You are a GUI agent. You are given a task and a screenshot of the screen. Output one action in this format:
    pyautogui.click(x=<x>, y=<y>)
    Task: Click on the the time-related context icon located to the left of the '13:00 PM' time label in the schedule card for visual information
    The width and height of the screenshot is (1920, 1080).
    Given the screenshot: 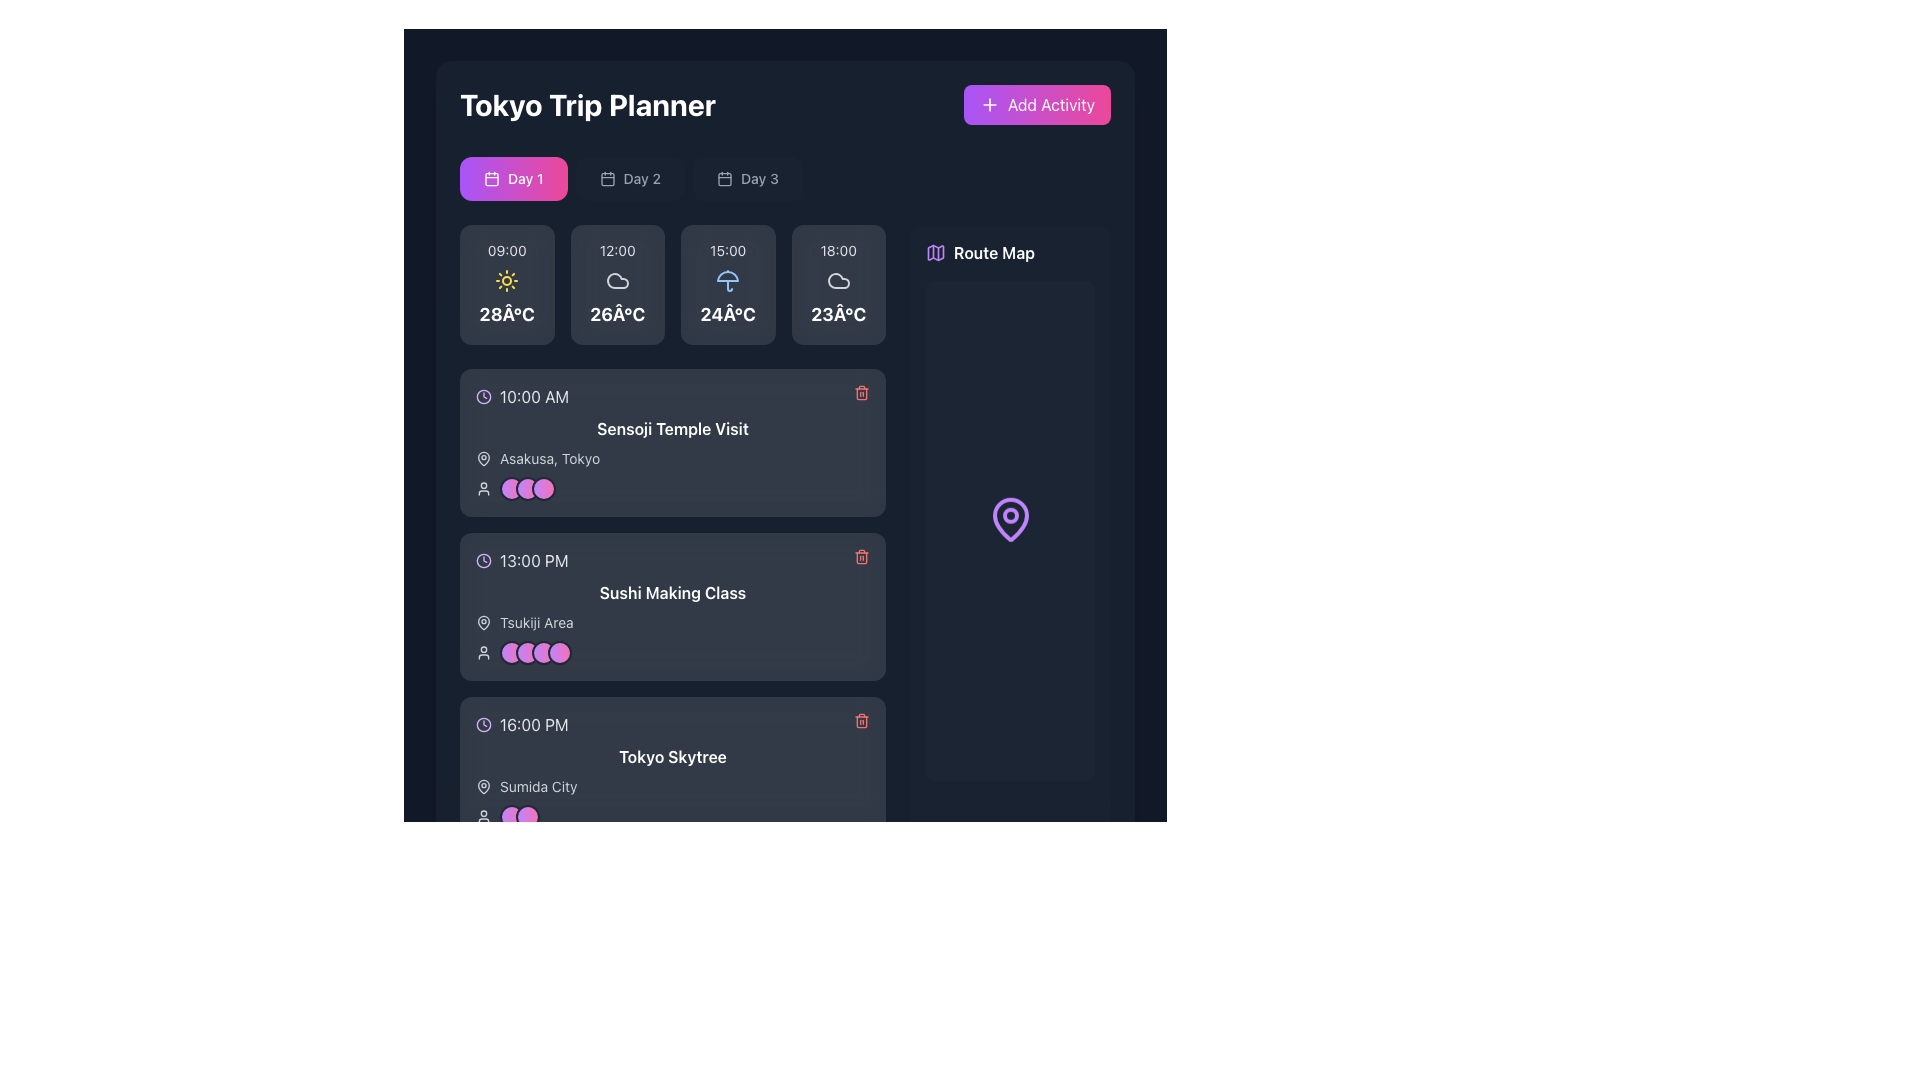 What is the action you would take?
    pyautogui.click(x=484, y=560)
    